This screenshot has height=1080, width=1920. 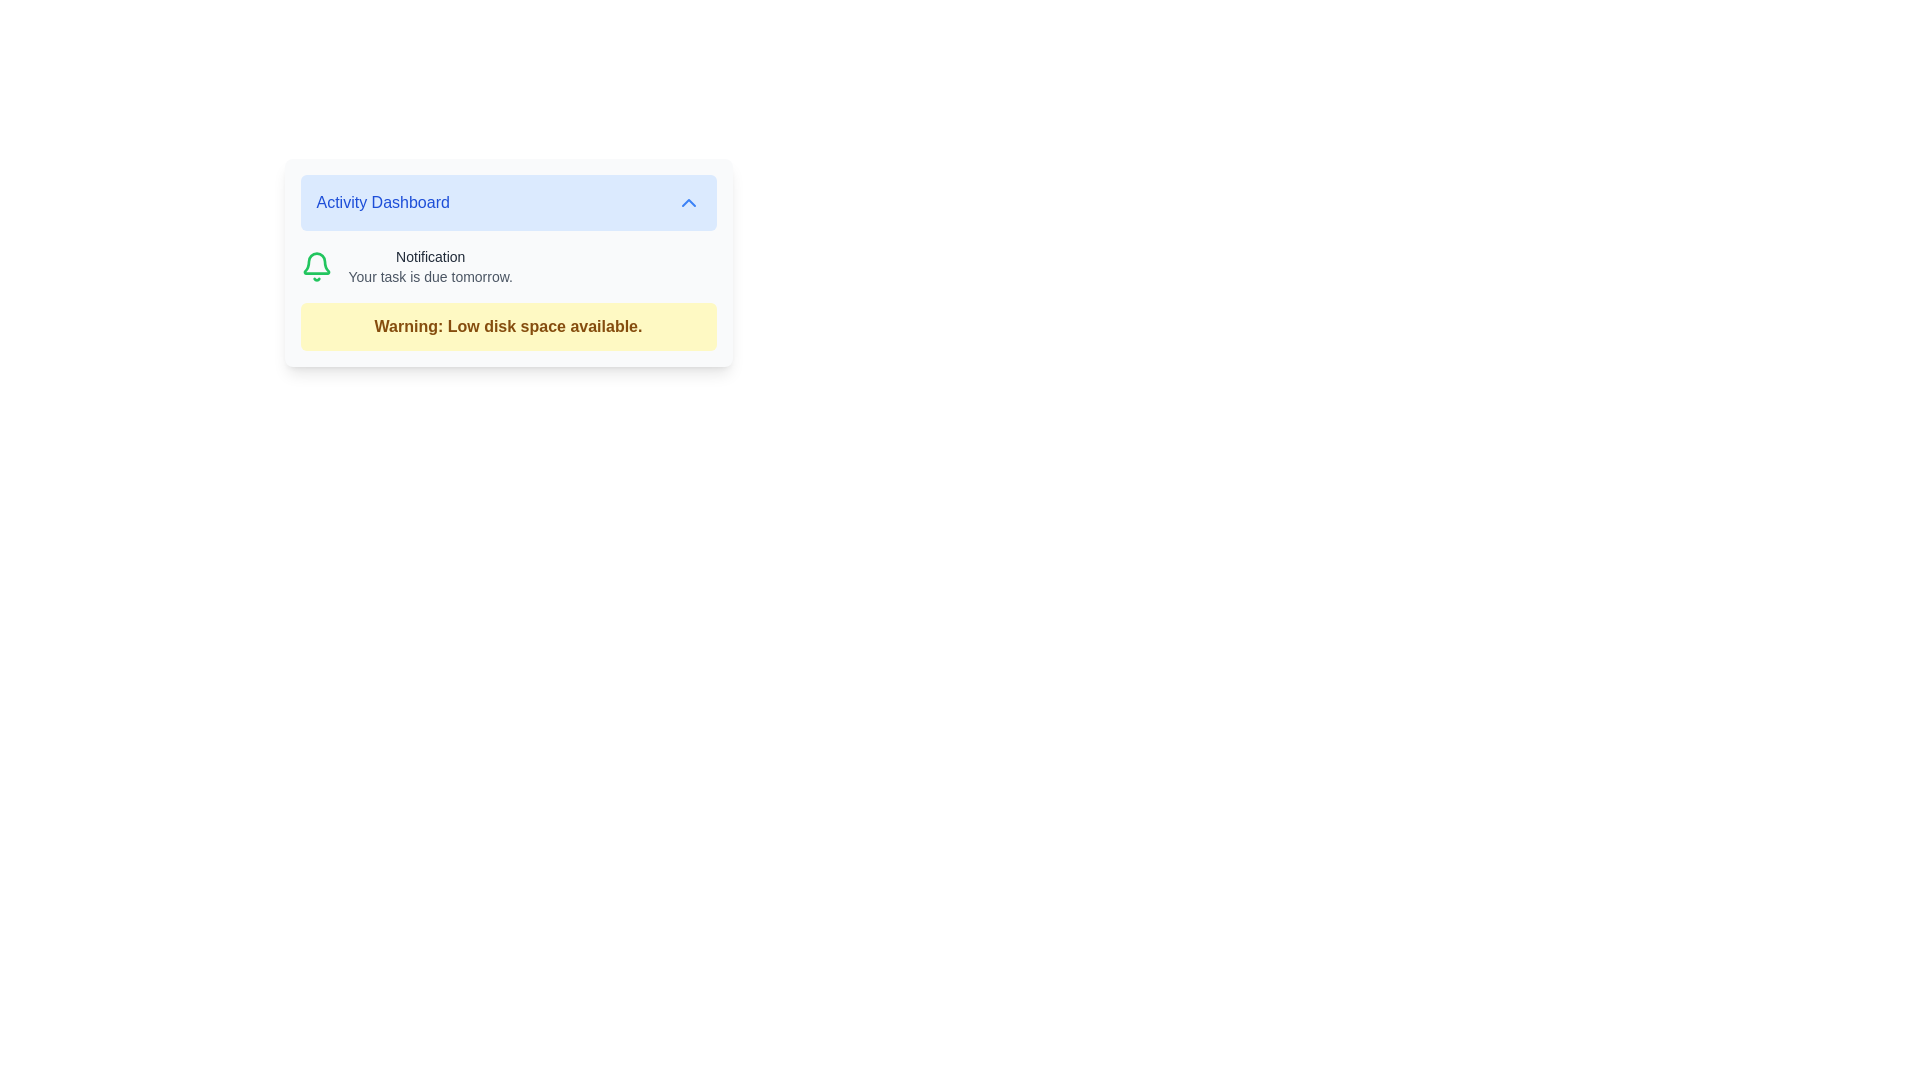 I want to click on the green notification bell icon located to the left of the 'Notification' text and aligned with 'Your task is due tomorrow.', so click(x=315, y=265).